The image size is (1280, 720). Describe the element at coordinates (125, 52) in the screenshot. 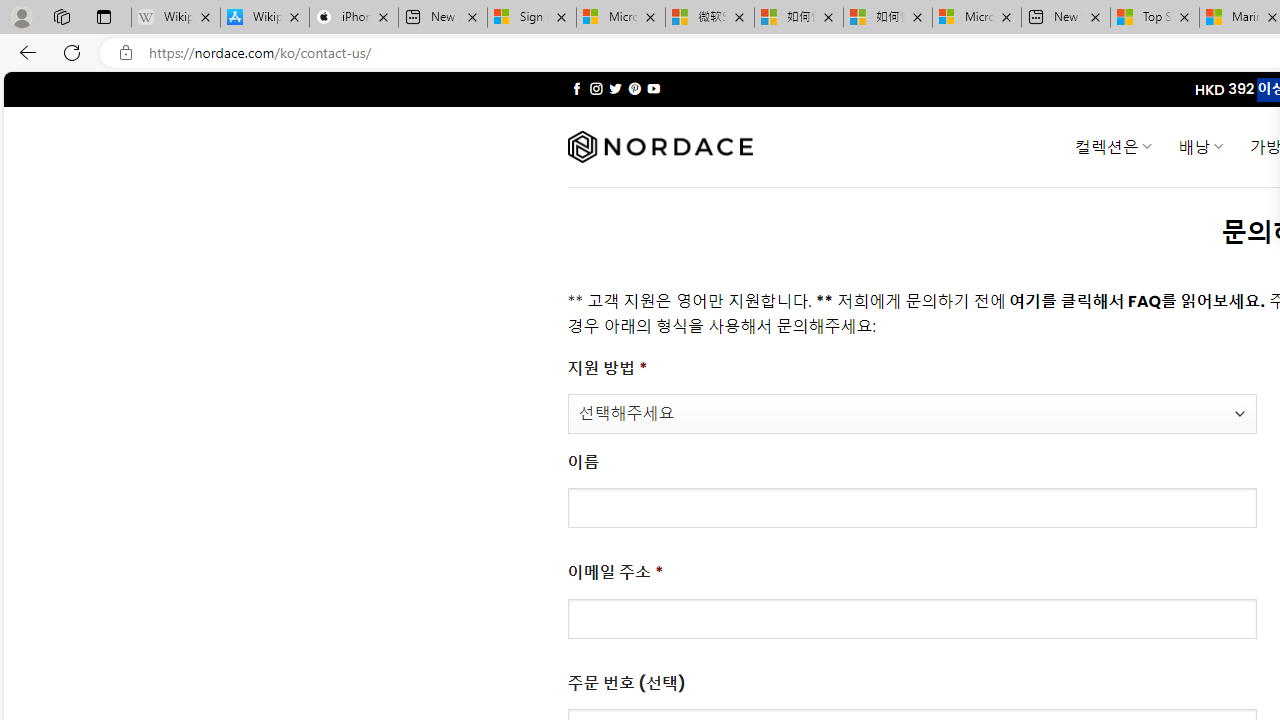

I see `'View site information'` at that location.